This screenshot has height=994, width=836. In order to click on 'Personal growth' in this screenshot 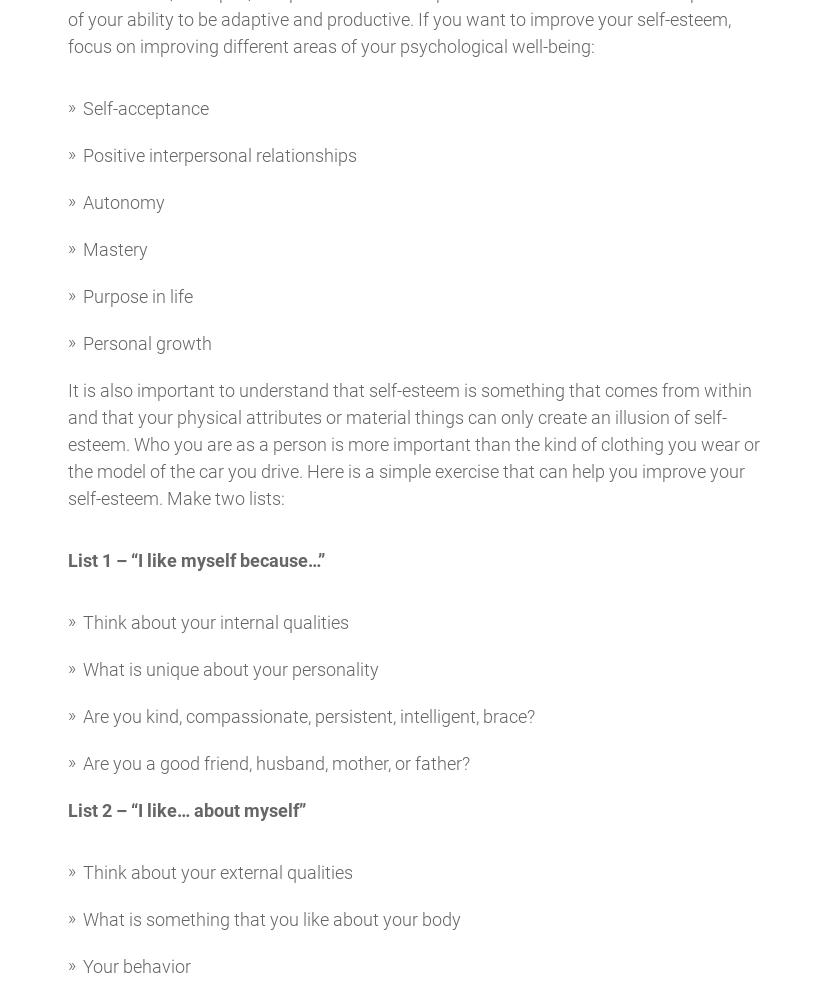, I will do `click(146, 342)`.